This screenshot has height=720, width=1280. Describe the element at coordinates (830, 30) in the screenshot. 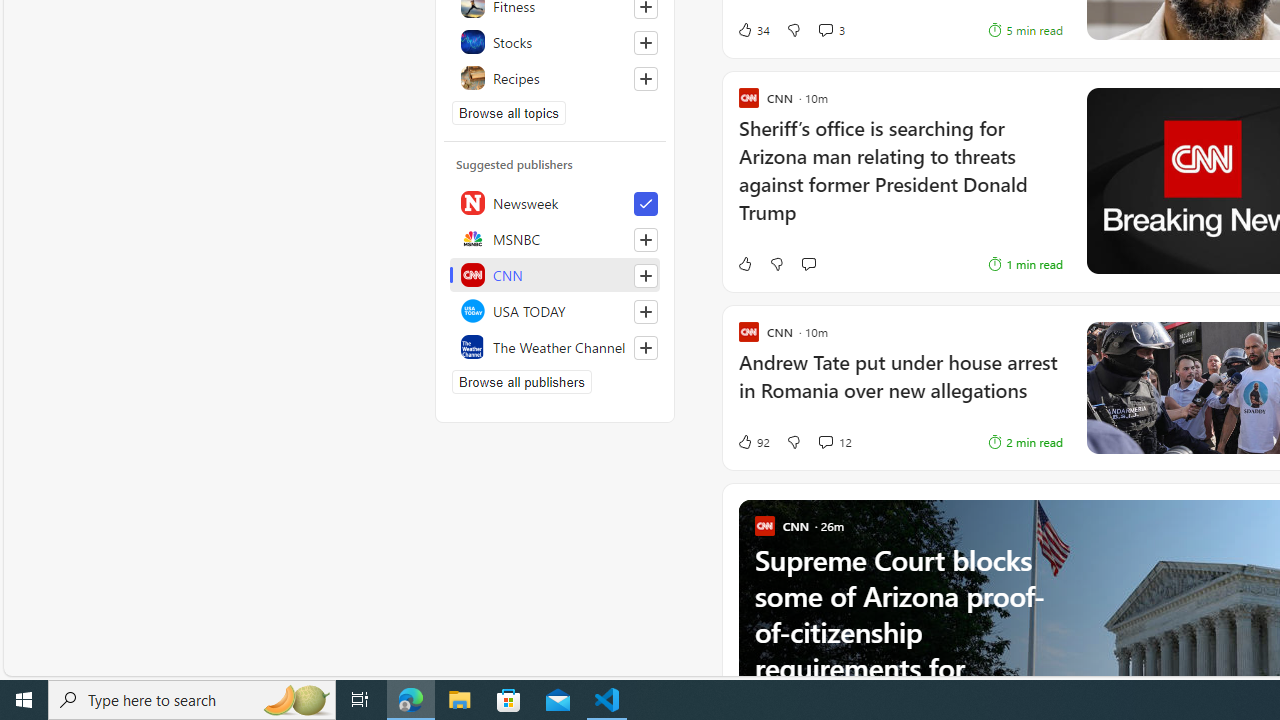

I see `'View comments 3 Comment'` at that location.